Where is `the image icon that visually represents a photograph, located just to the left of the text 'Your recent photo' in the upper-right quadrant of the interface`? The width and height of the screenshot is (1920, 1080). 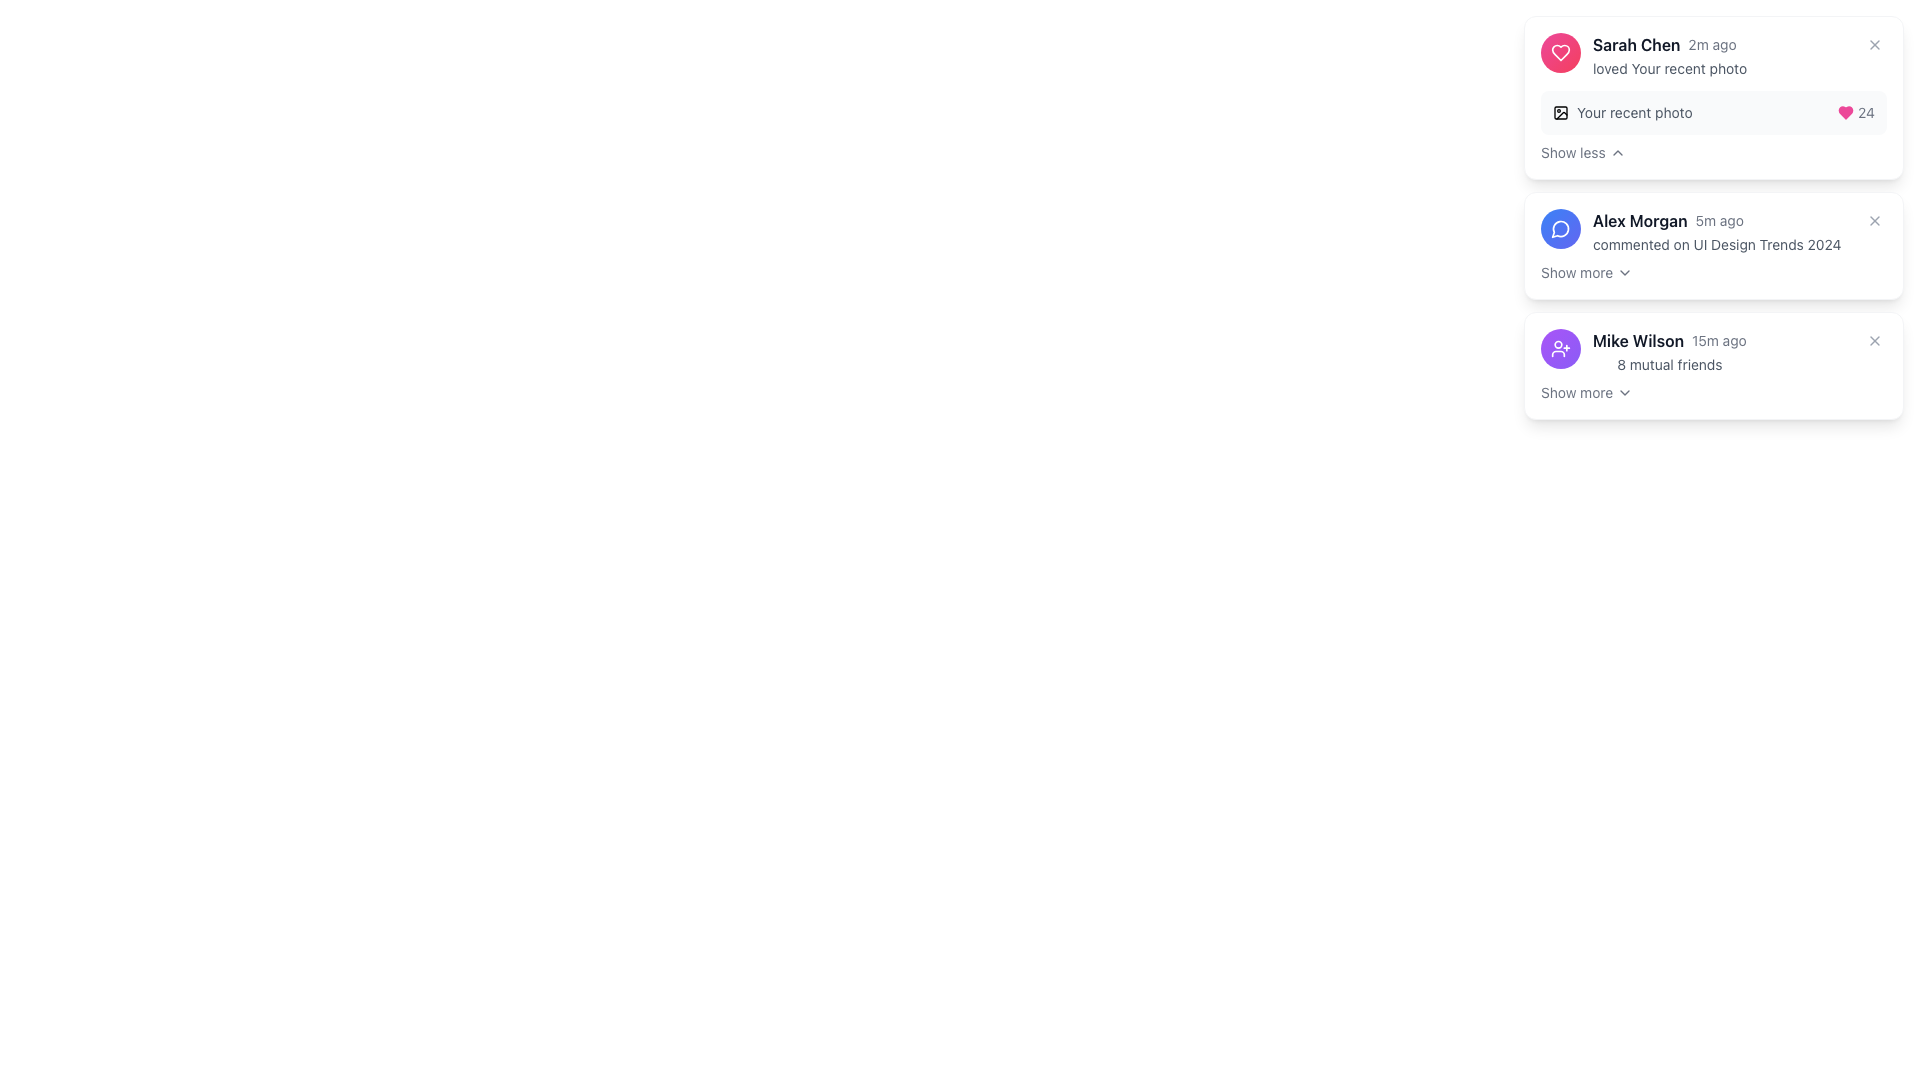 the image icon that visually represents a photograph, located just to the left of the text 'Your recent photo' in the upper-right quadrant of the interface is located at coordinates (1559, 112).